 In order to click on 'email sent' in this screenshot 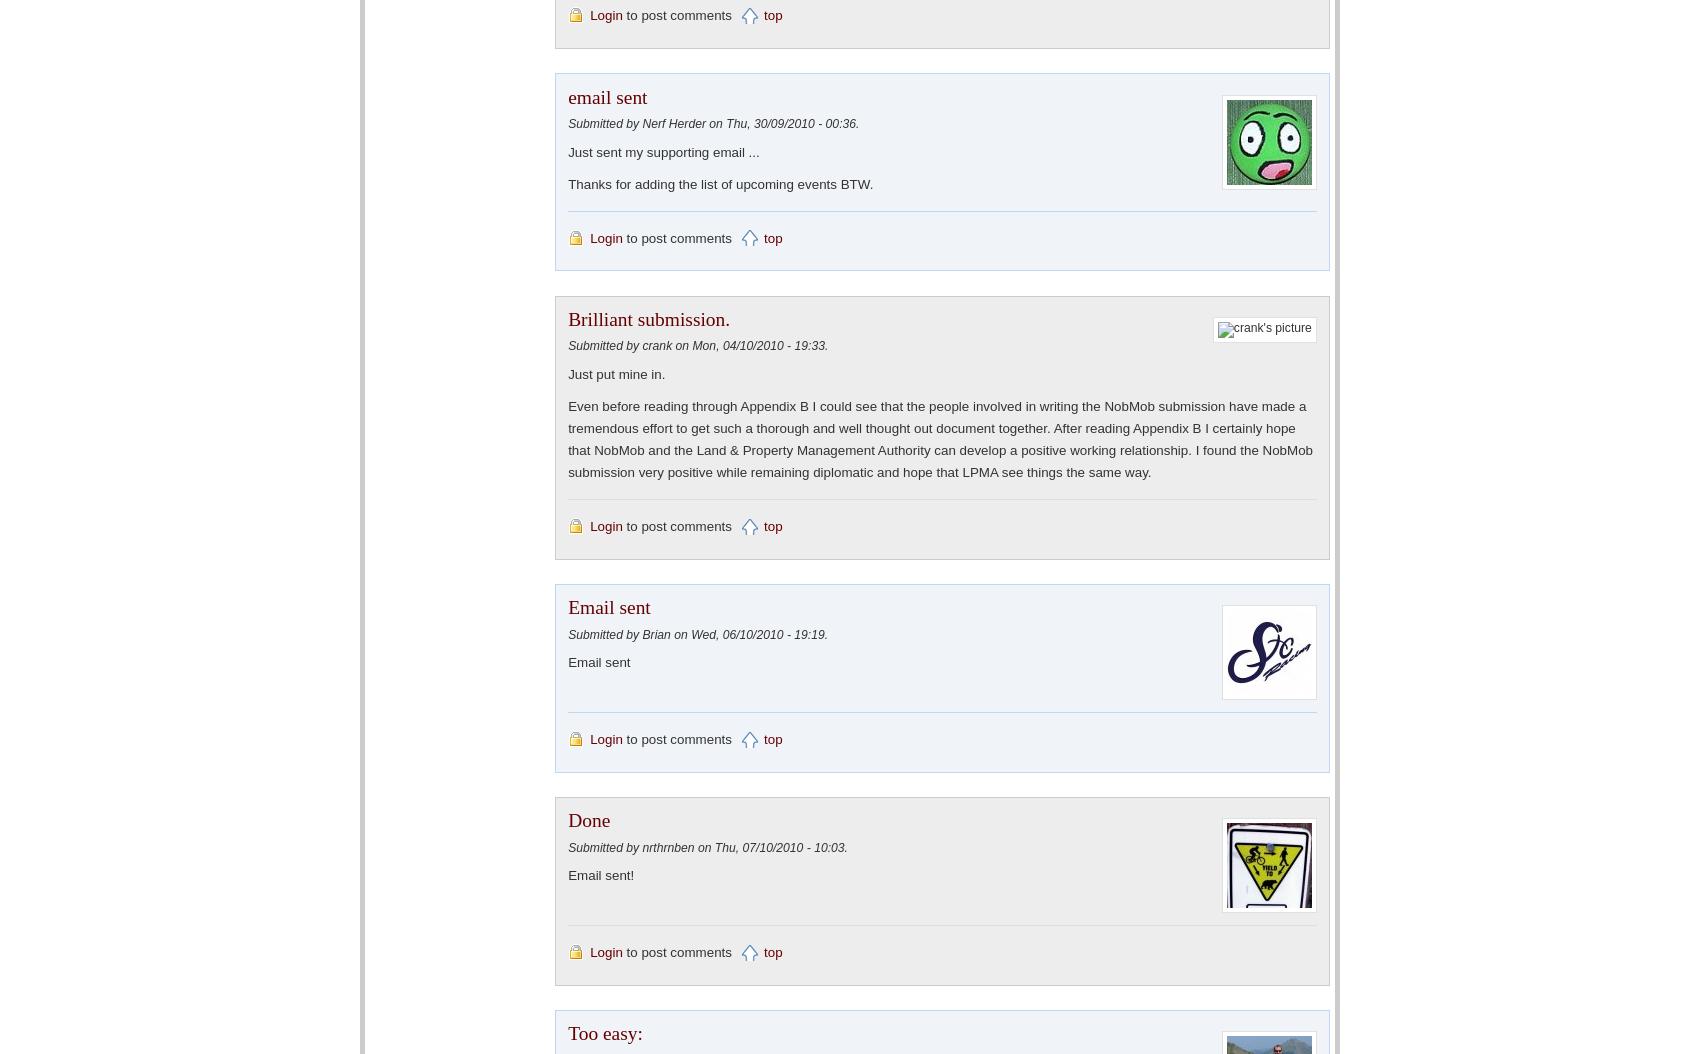, I will do `click(606, 95)`.